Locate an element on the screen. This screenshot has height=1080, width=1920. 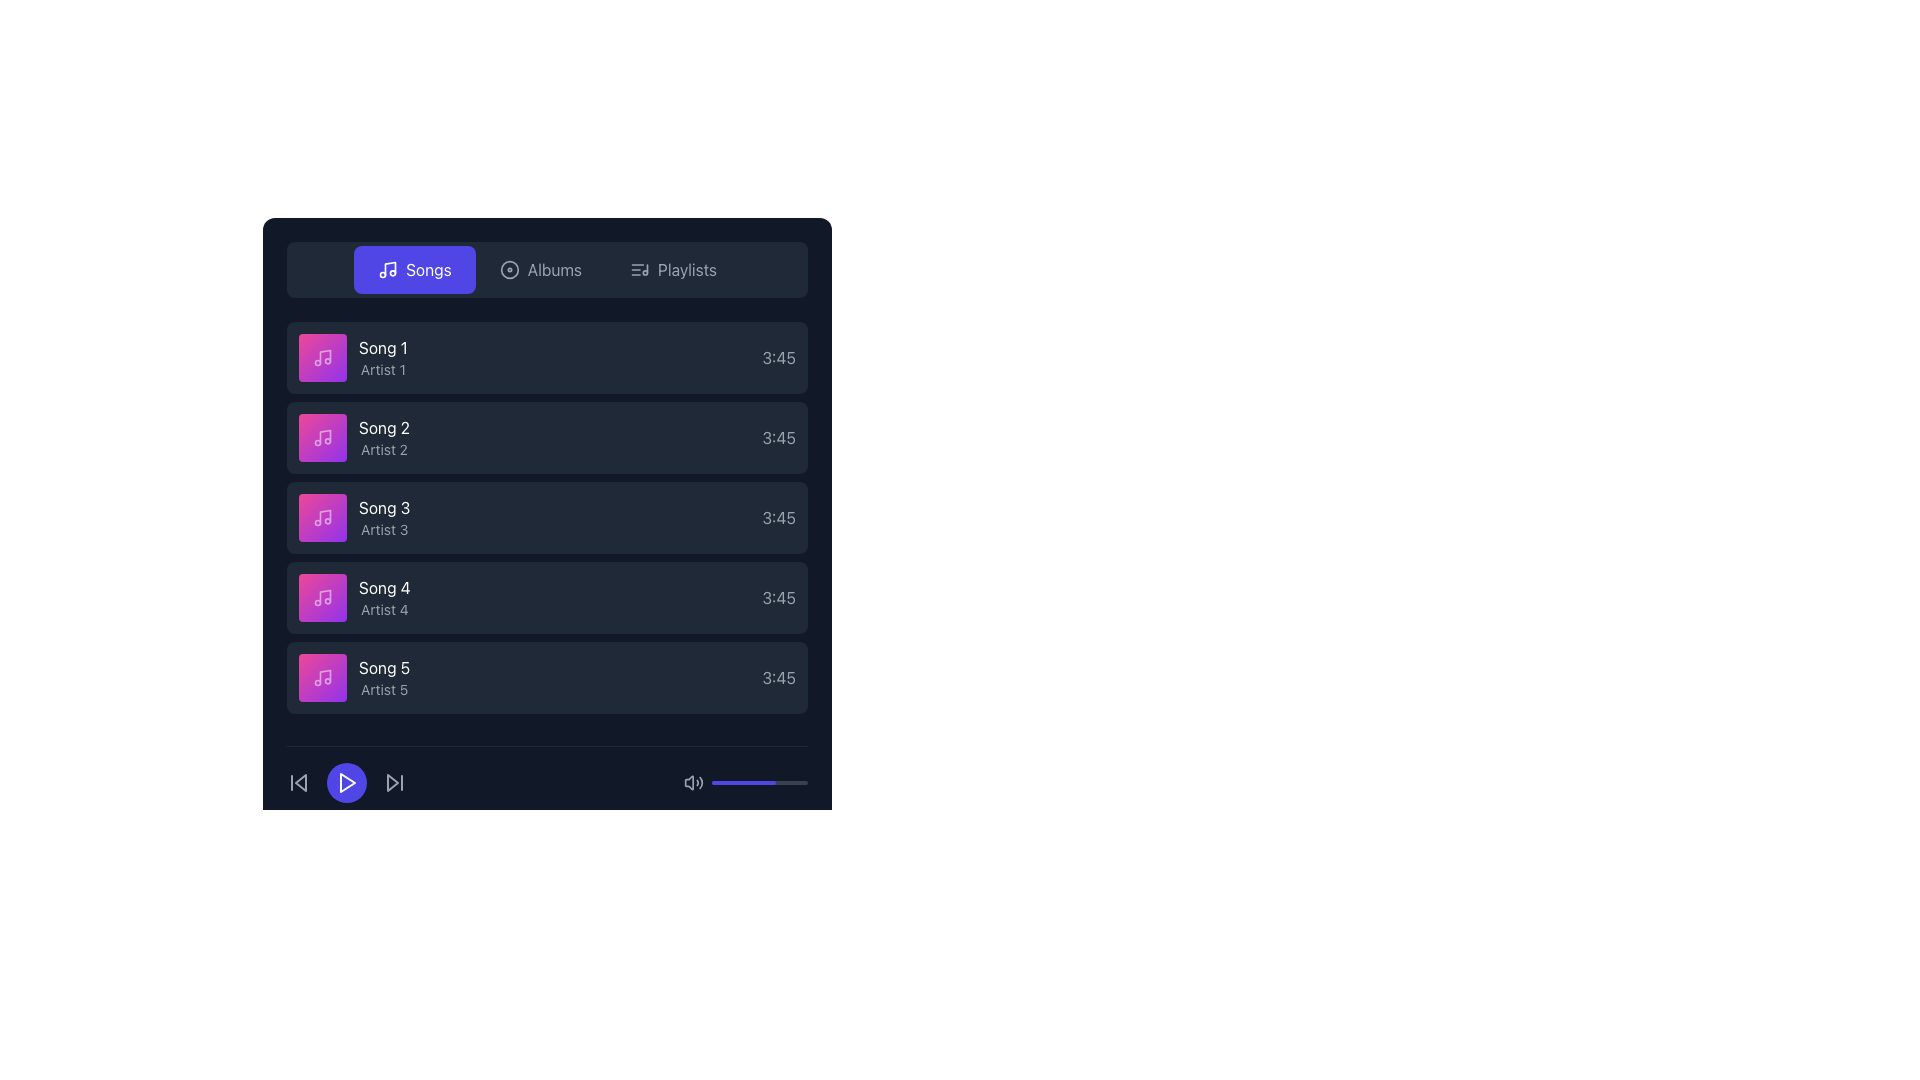
on the text label displaying the song title 'Song 1' alongside the artist name 'Artist 1' is located at coordinates (353, 357).